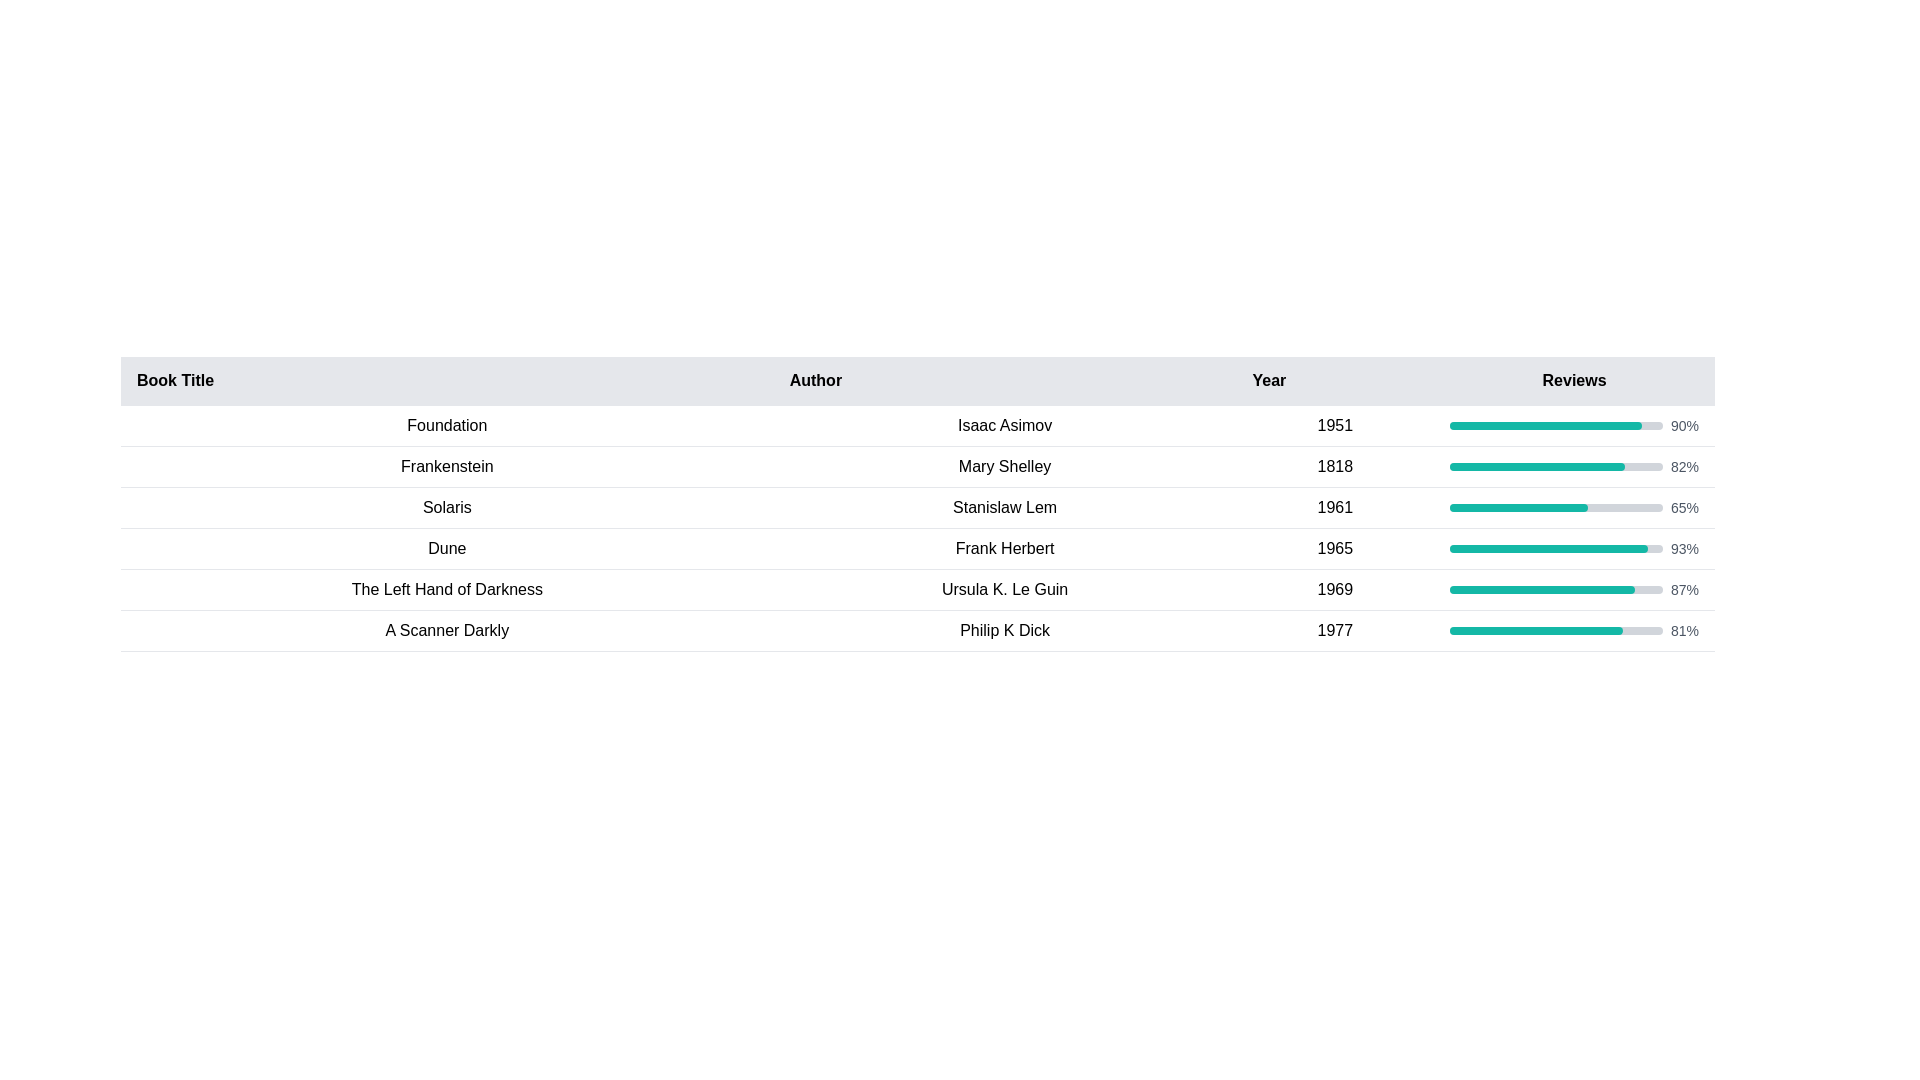 This screenshot has width=1920, height=1080. Describe the element at coordinates (1573, 631) in the screenshot. I see `the Rating indicator with the text '81%' which is a progress bar styled in teal and gray tones, located in the 'Reviews' column of the table for the book 'A Scanner Darkly'` at that location.